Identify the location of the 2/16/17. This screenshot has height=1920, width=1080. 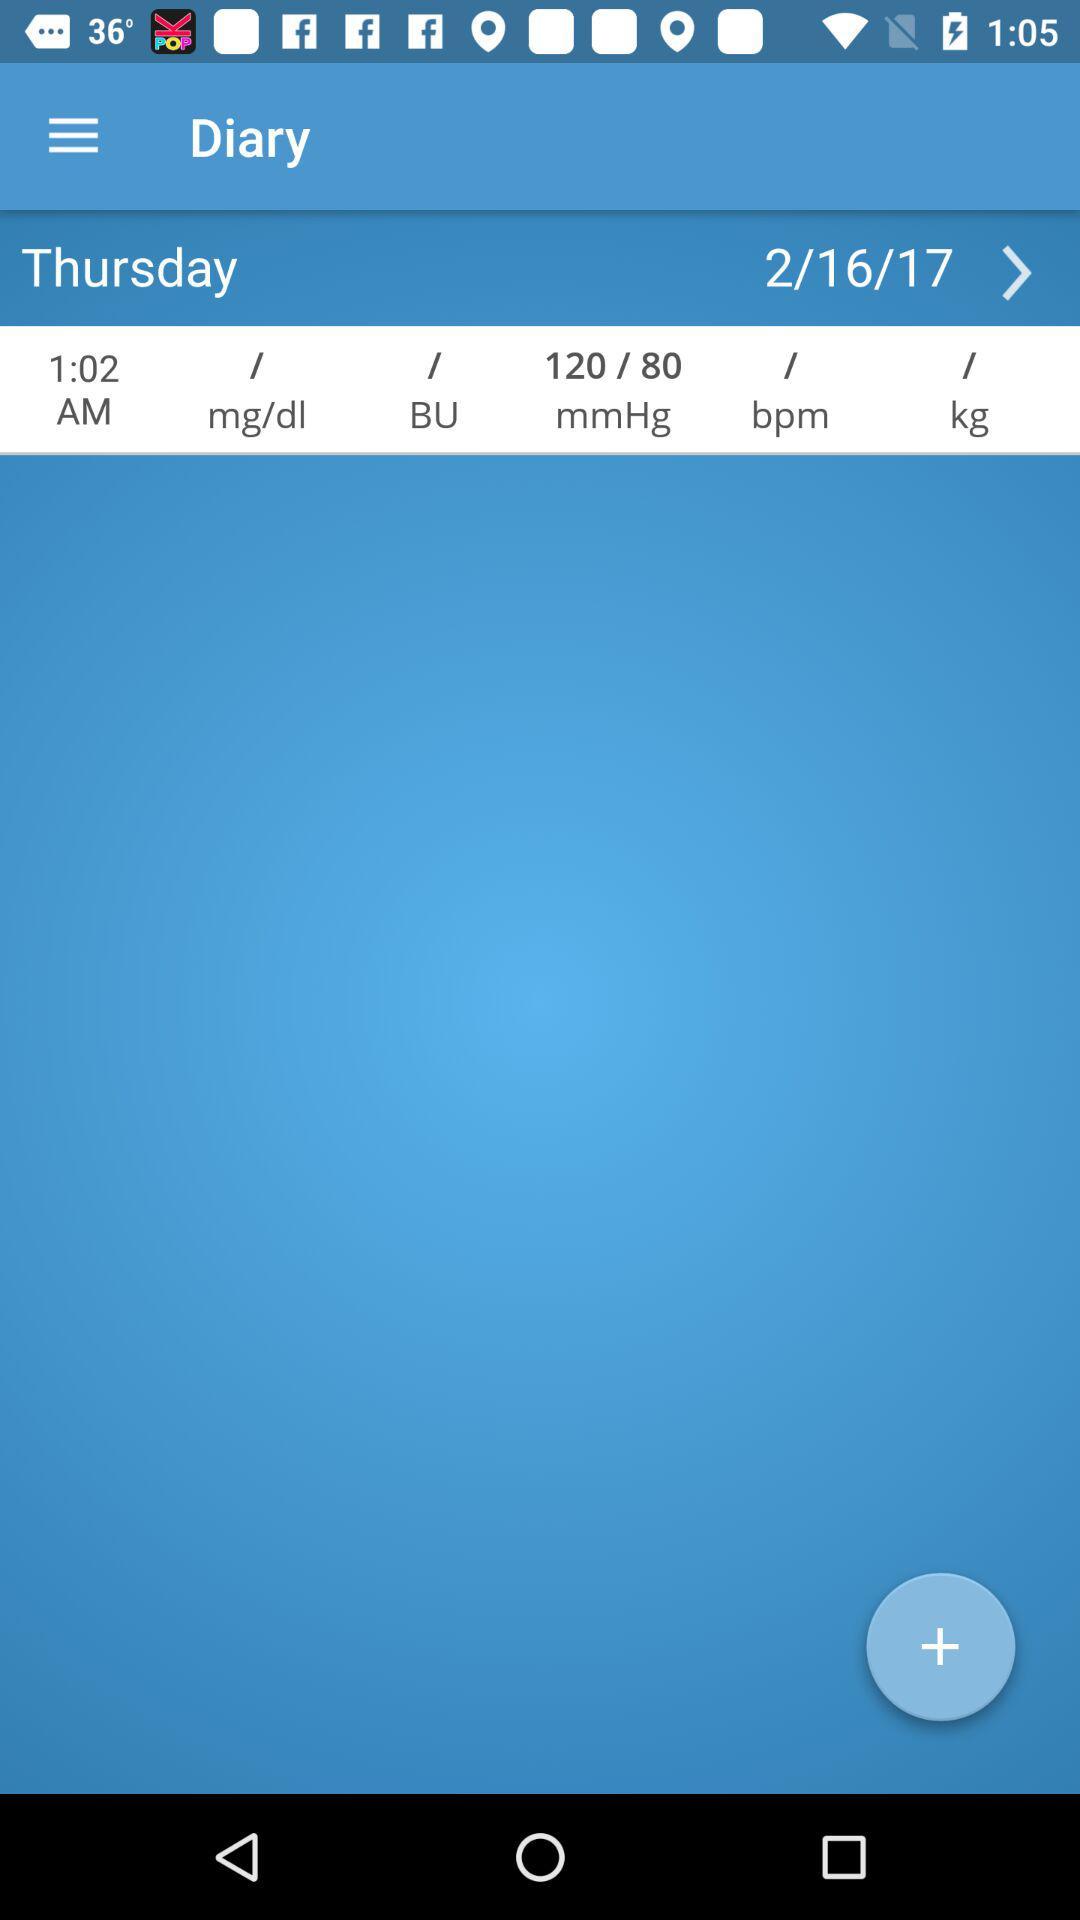
(858, 264).